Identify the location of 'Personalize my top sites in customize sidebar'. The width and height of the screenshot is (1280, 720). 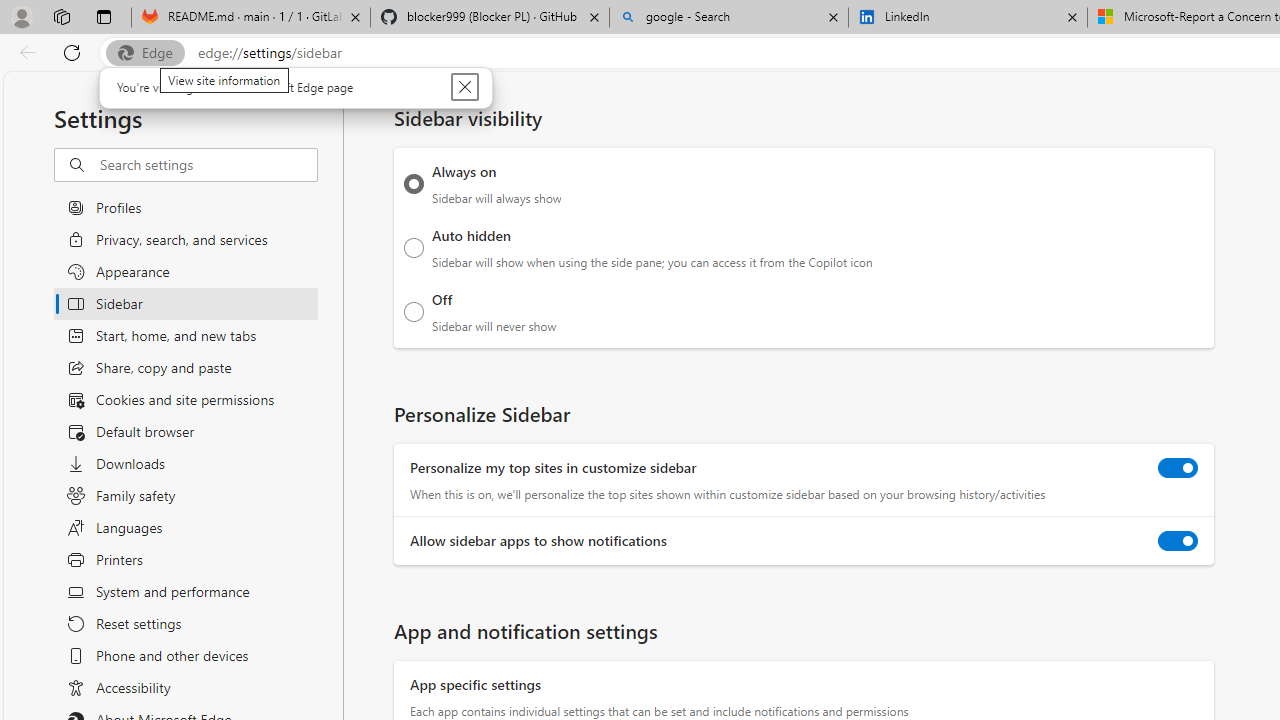
(1178, 468).